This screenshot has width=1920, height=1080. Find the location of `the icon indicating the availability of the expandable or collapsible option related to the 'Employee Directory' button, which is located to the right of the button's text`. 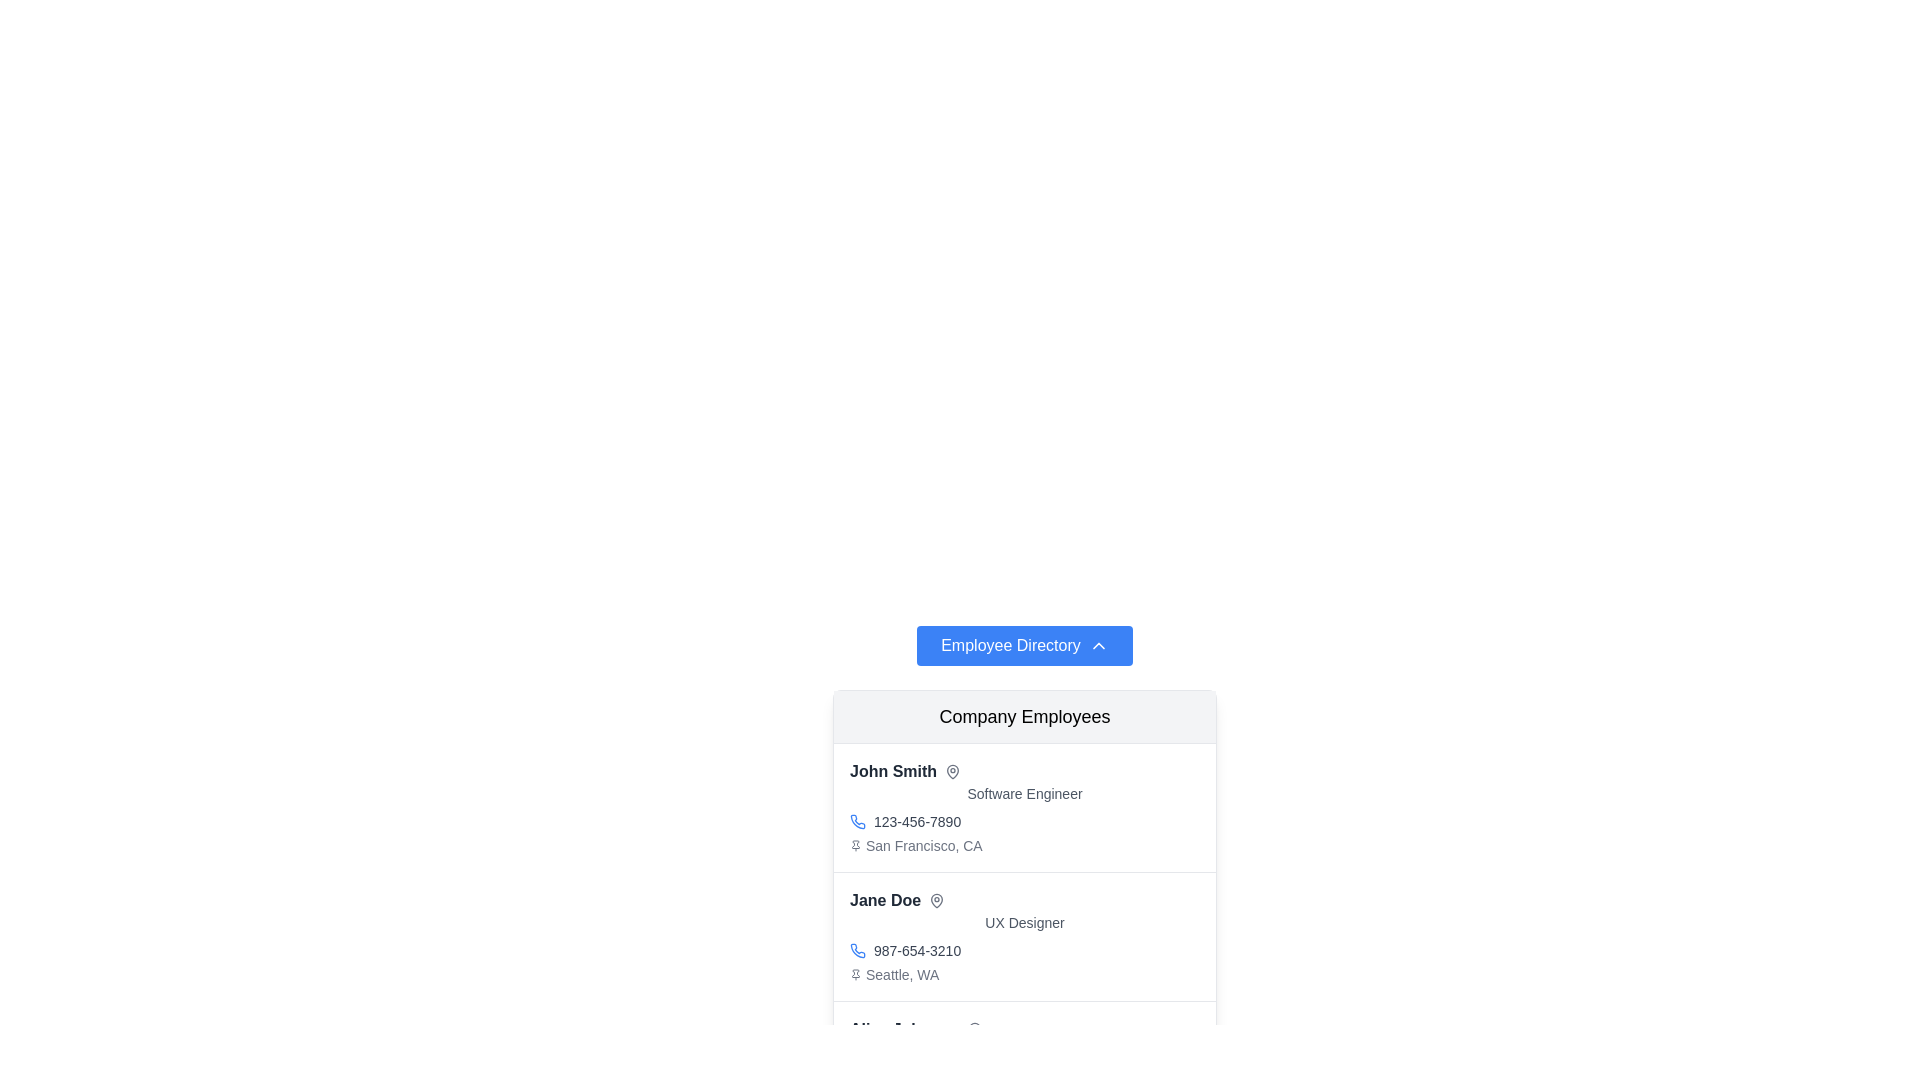

the icon indicating the availability of the expandable or collapsible option related to the 'Employee Directory' button, which is located to the right of the button's text is located at coordinates (1097, 645).